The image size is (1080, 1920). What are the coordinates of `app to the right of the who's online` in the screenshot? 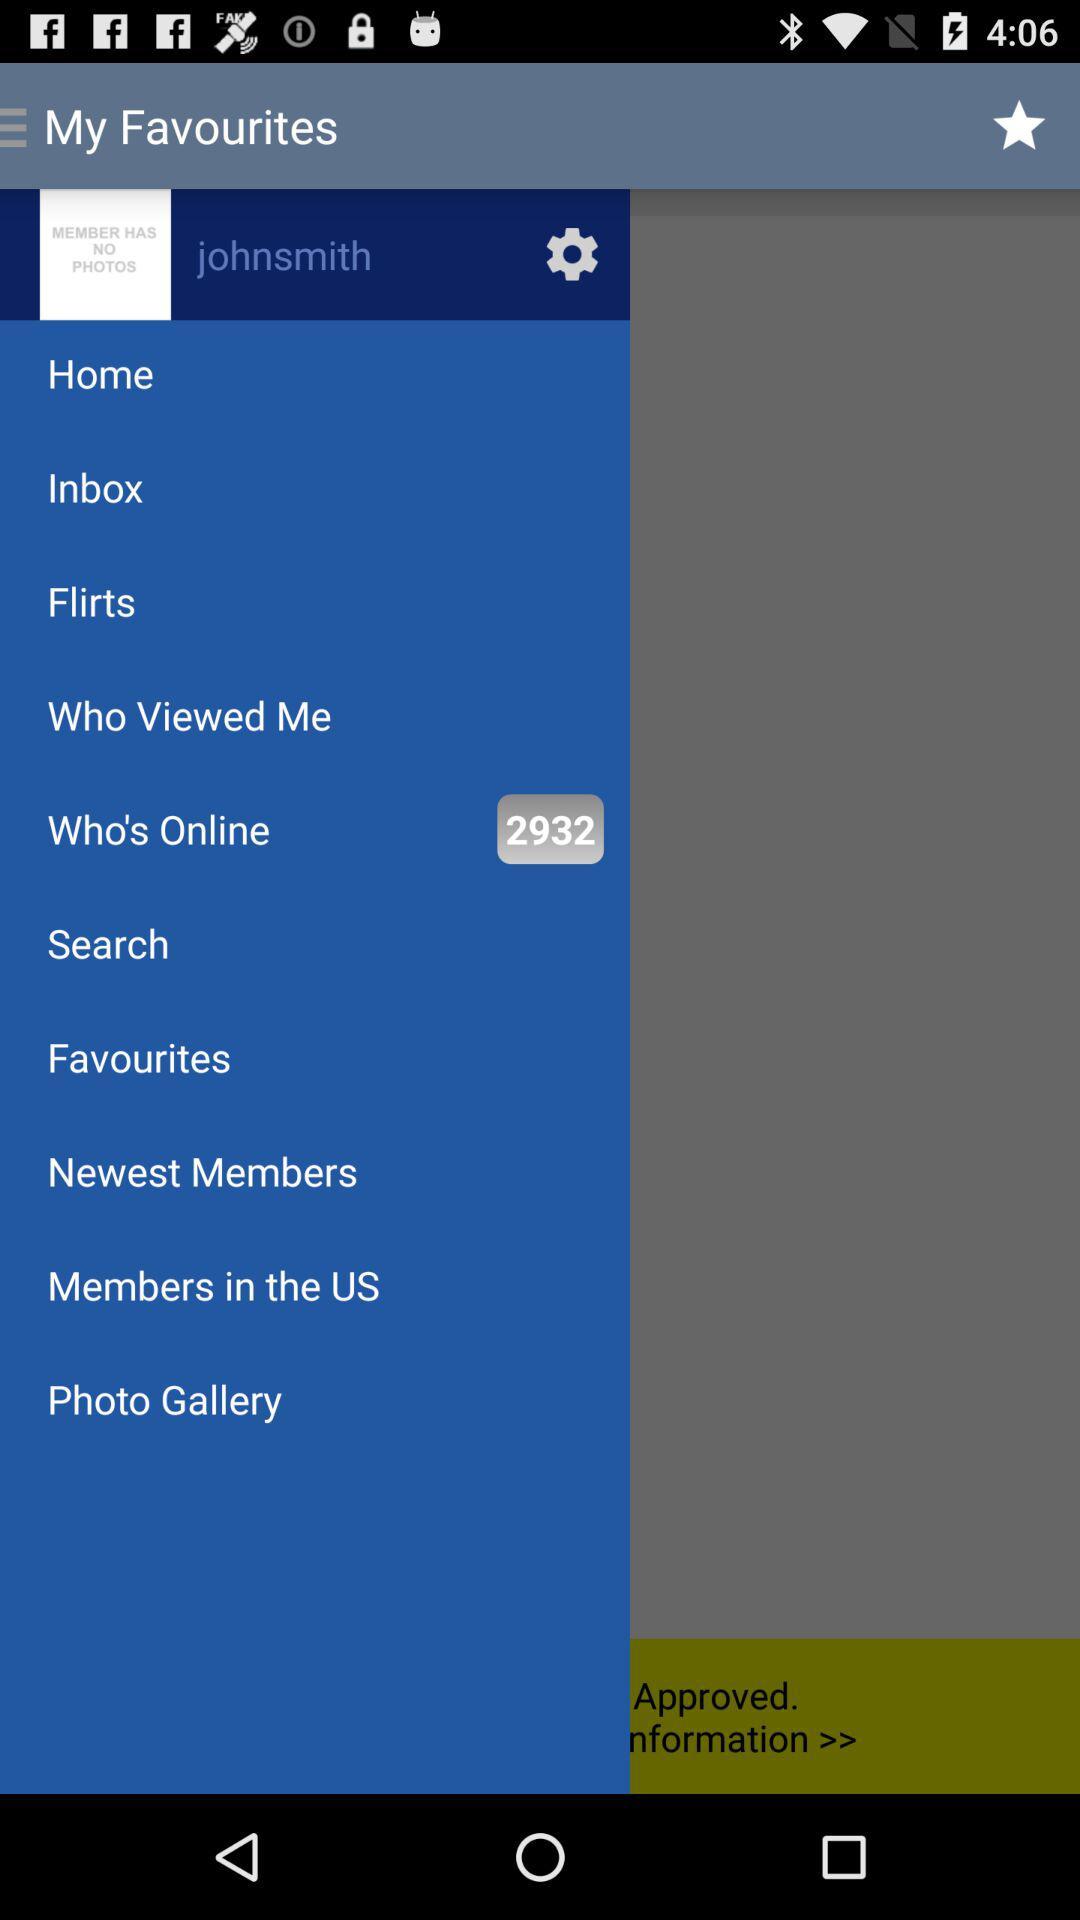 It's located at (550, 829).